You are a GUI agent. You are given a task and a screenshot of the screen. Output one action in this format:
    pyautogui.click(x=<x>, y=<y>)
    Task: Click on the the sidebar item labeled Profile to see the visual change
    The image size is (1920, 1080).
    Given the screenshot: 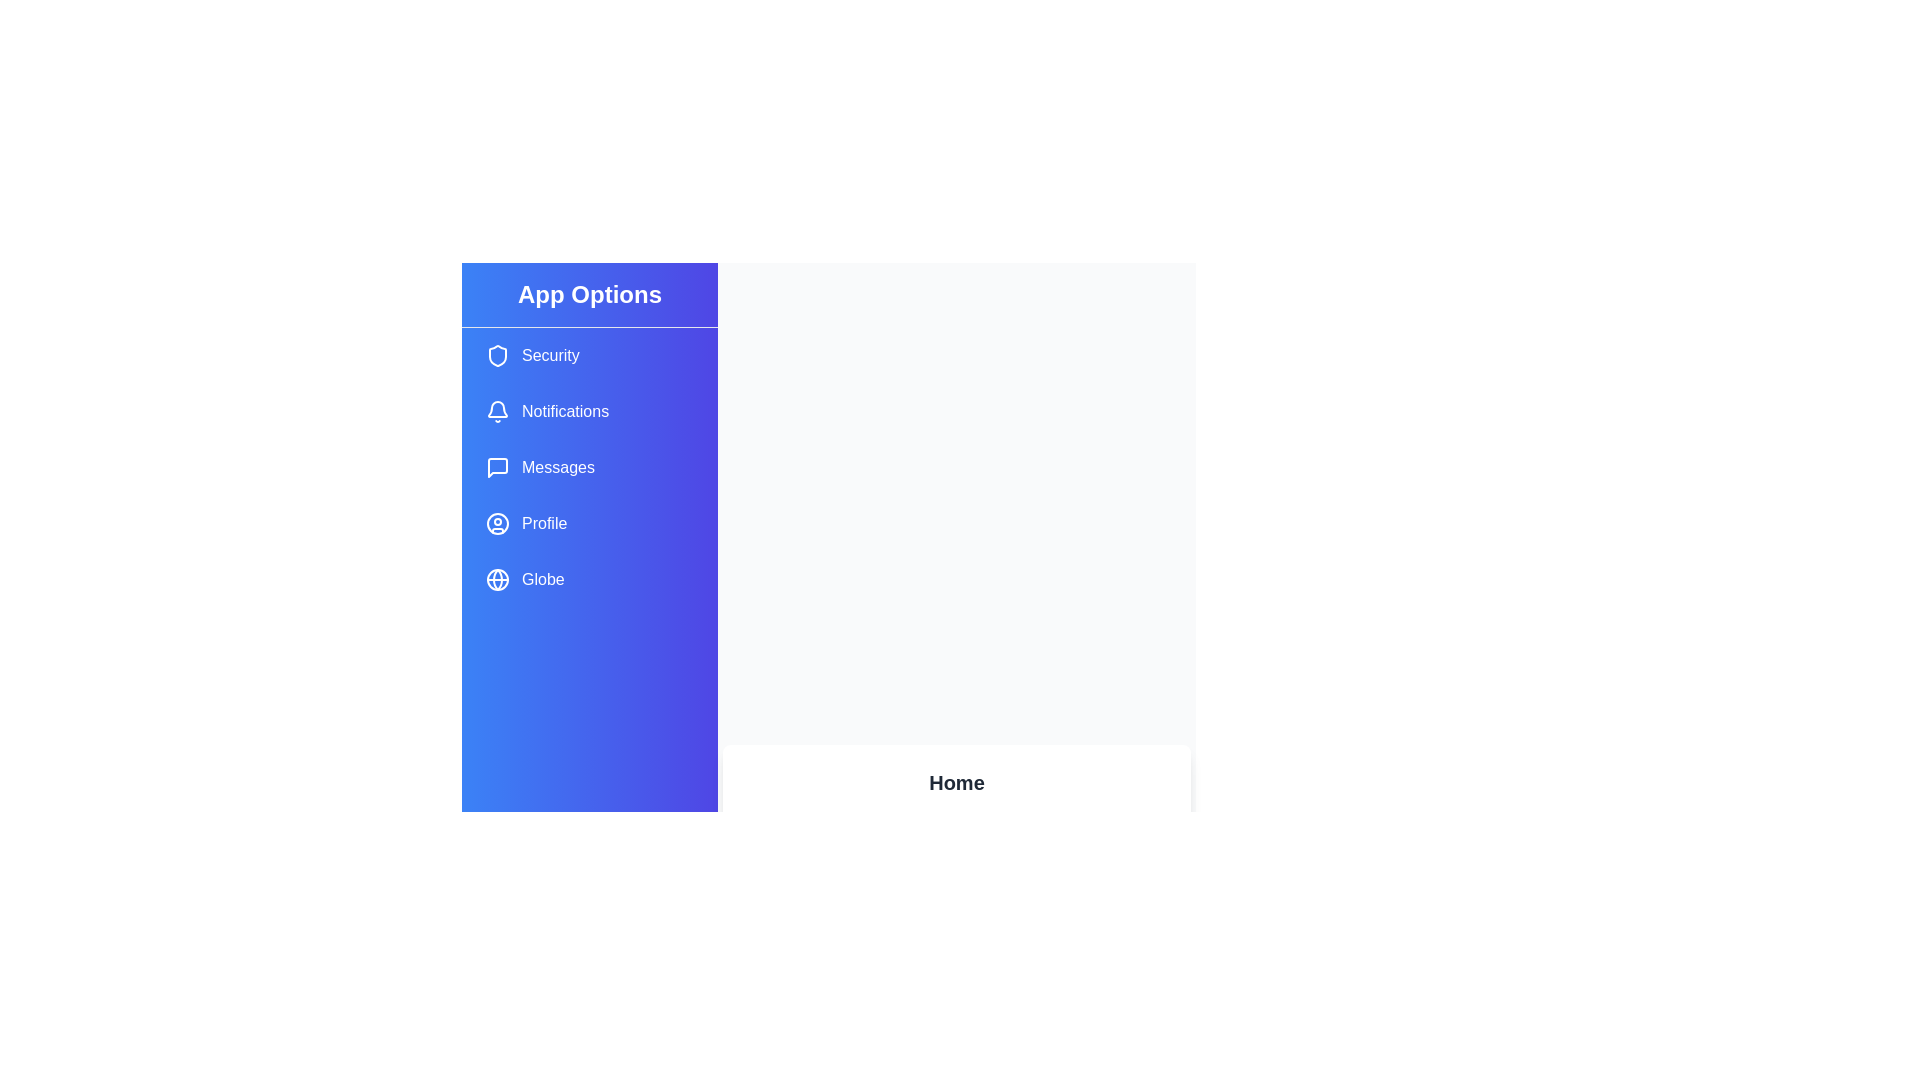 What is the action you would take?
    pyautogui.click(x=589, y=523)
    